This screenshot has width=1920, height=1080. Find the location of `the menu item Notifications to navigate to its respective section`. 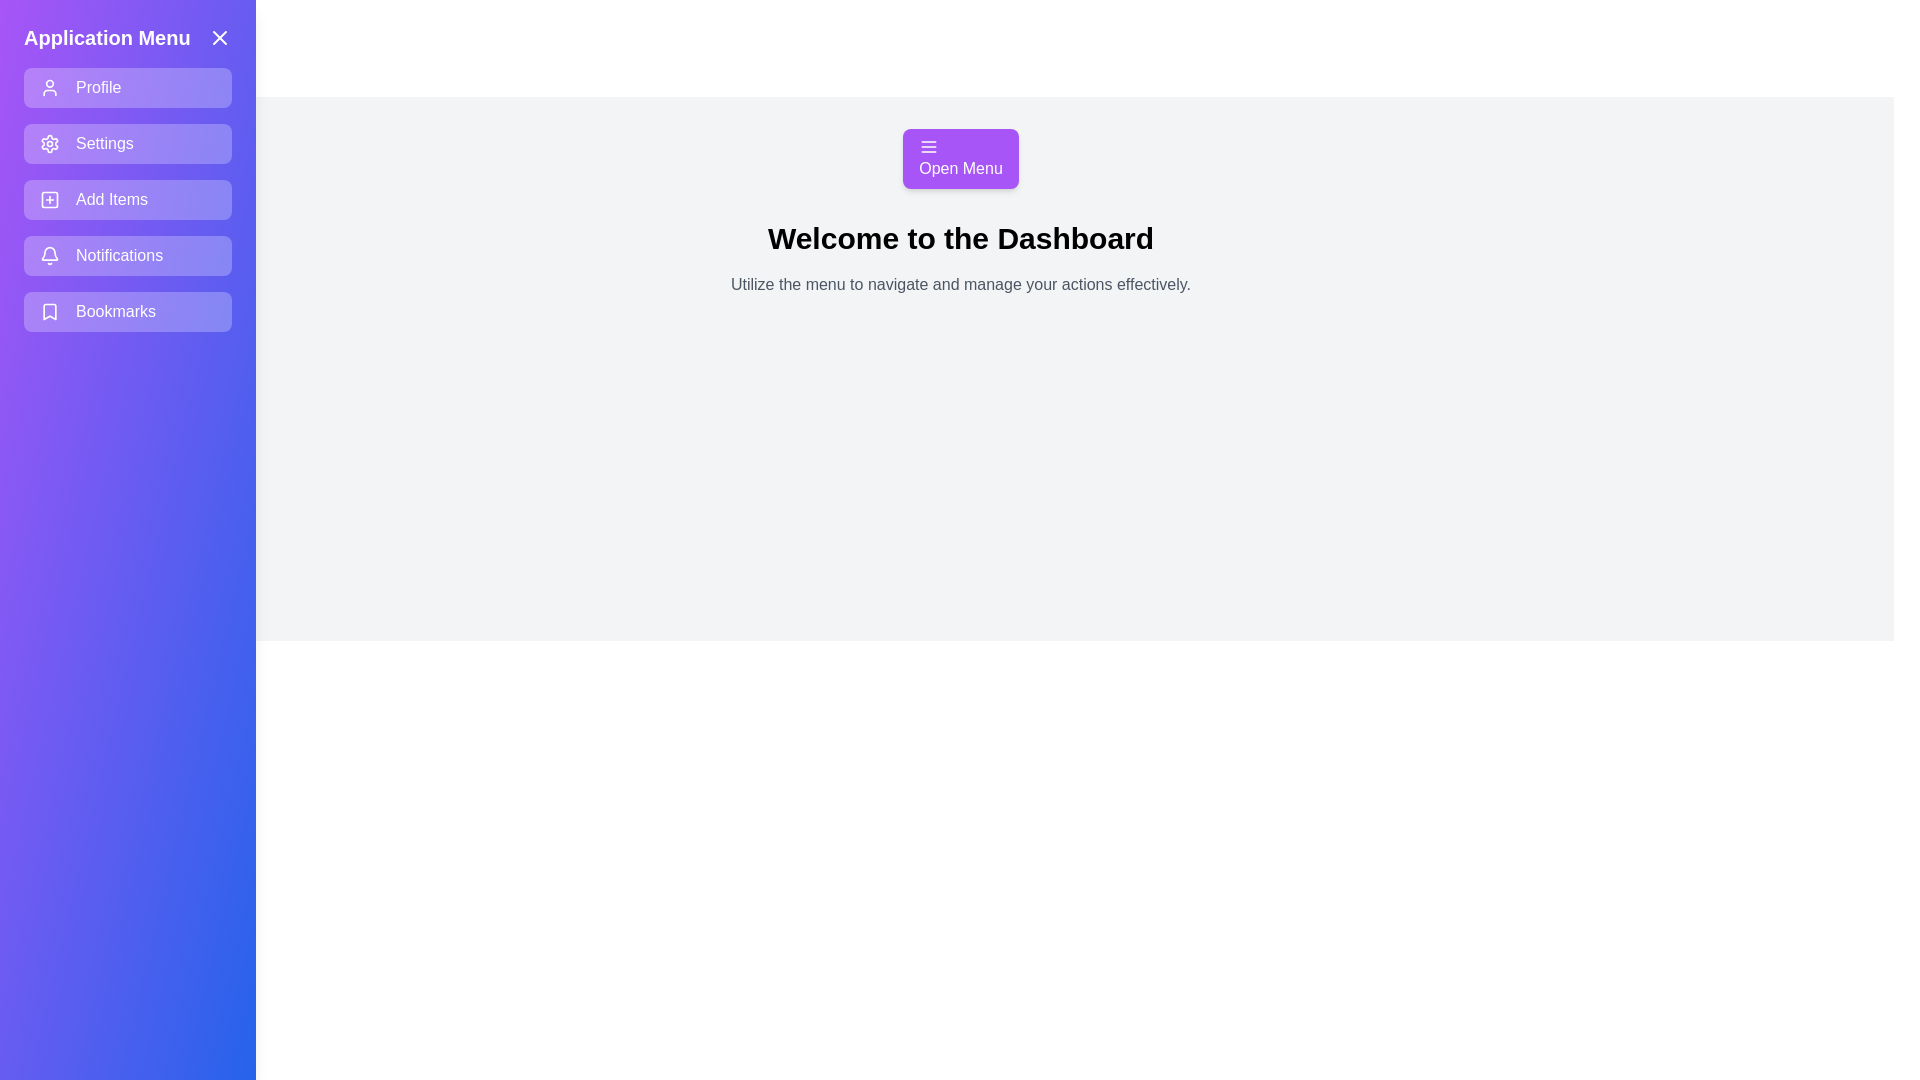

the menu item Notifications to navigate to its respective section is located at coordinates (127, 254).